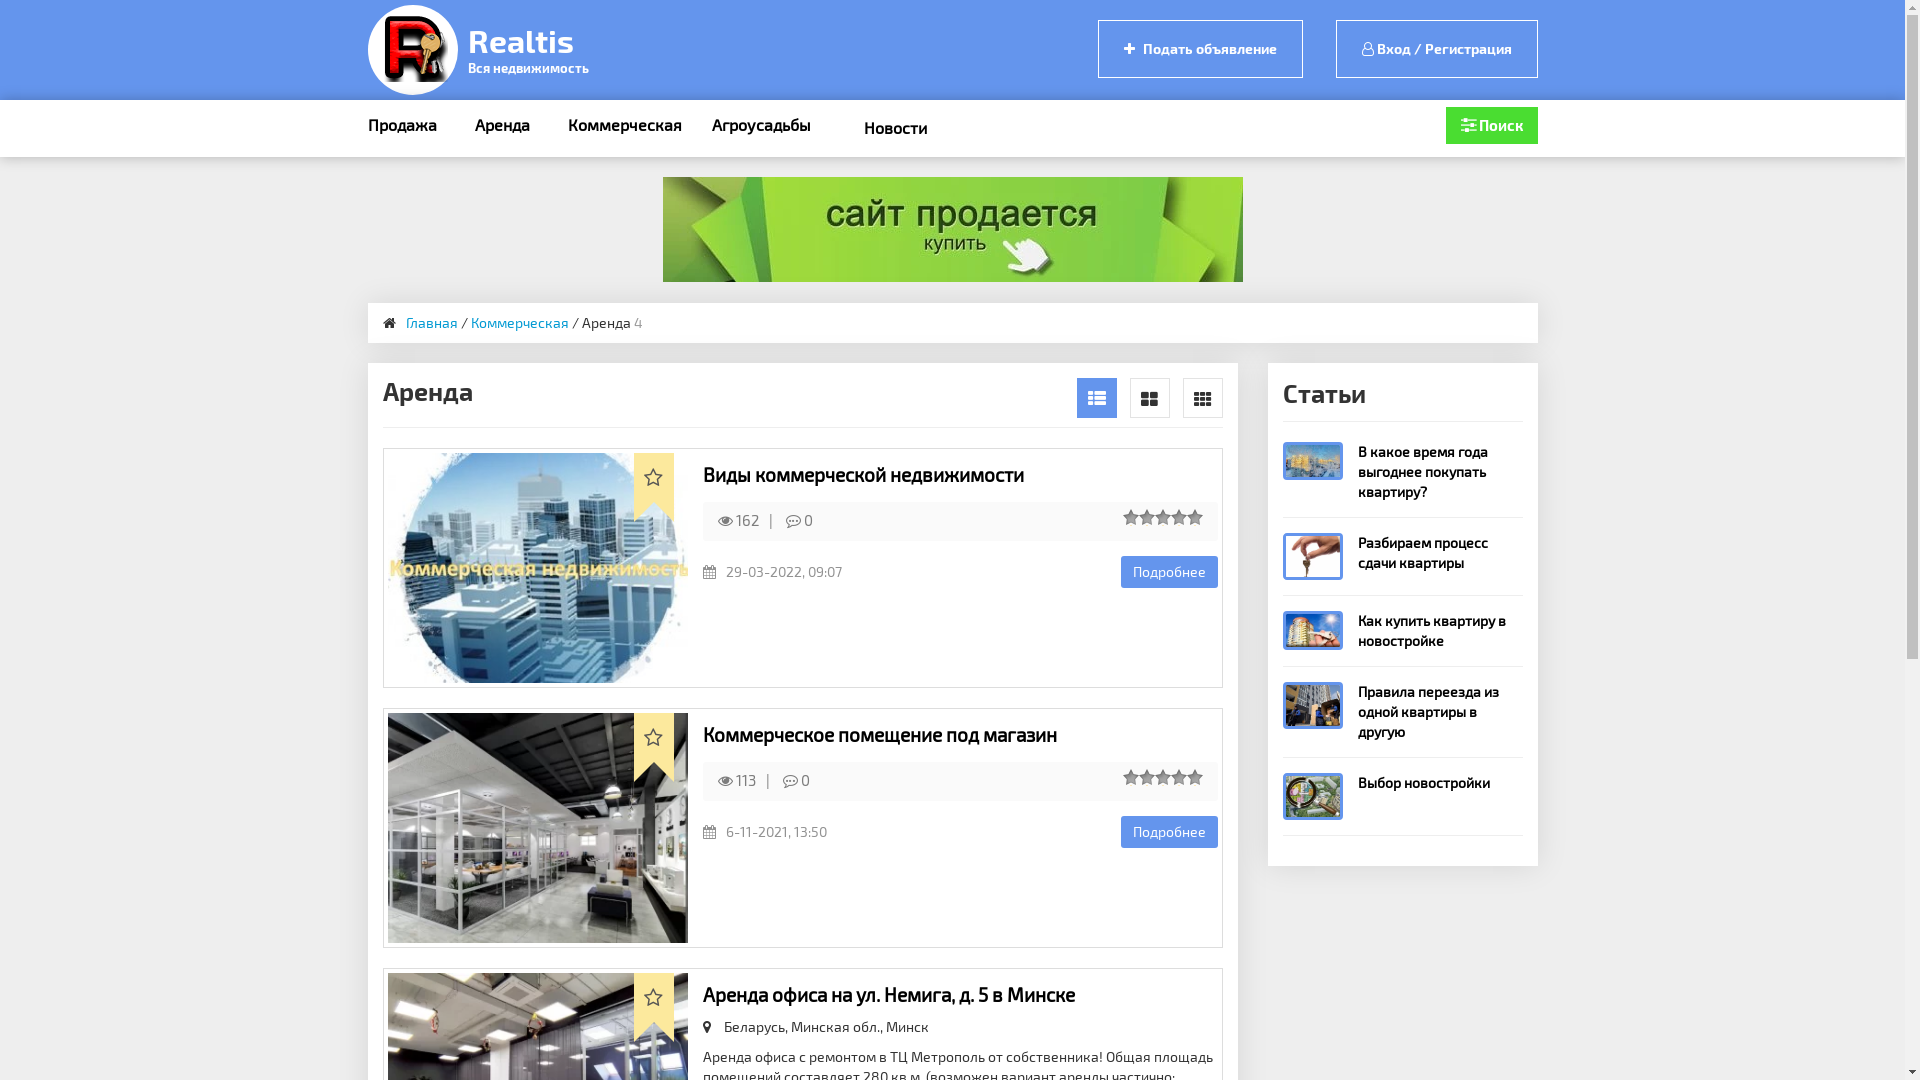 This screenshot has width=1920, height=1080. What do you see at coordinates (1164, 516) in the screenshot?
I see `'3'` at bounding box center [1164, 516].